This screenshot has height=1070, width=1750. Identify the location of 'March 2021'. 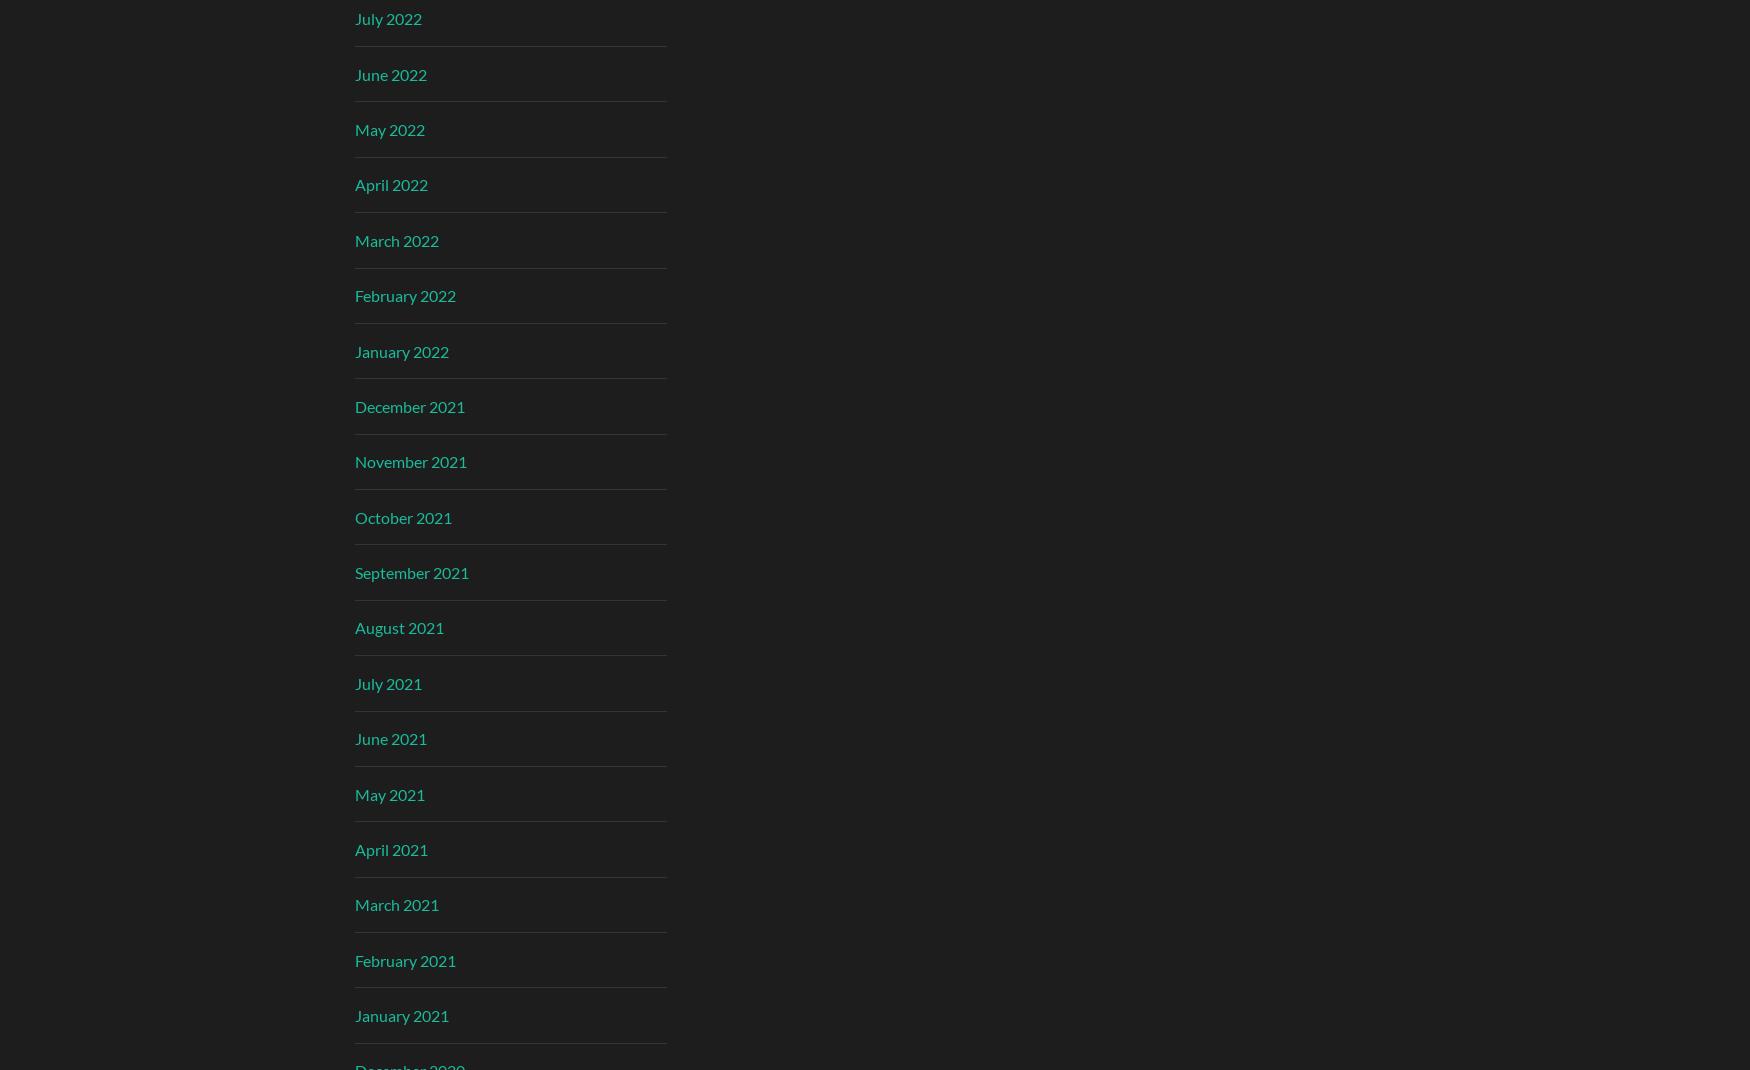
(396, 903).